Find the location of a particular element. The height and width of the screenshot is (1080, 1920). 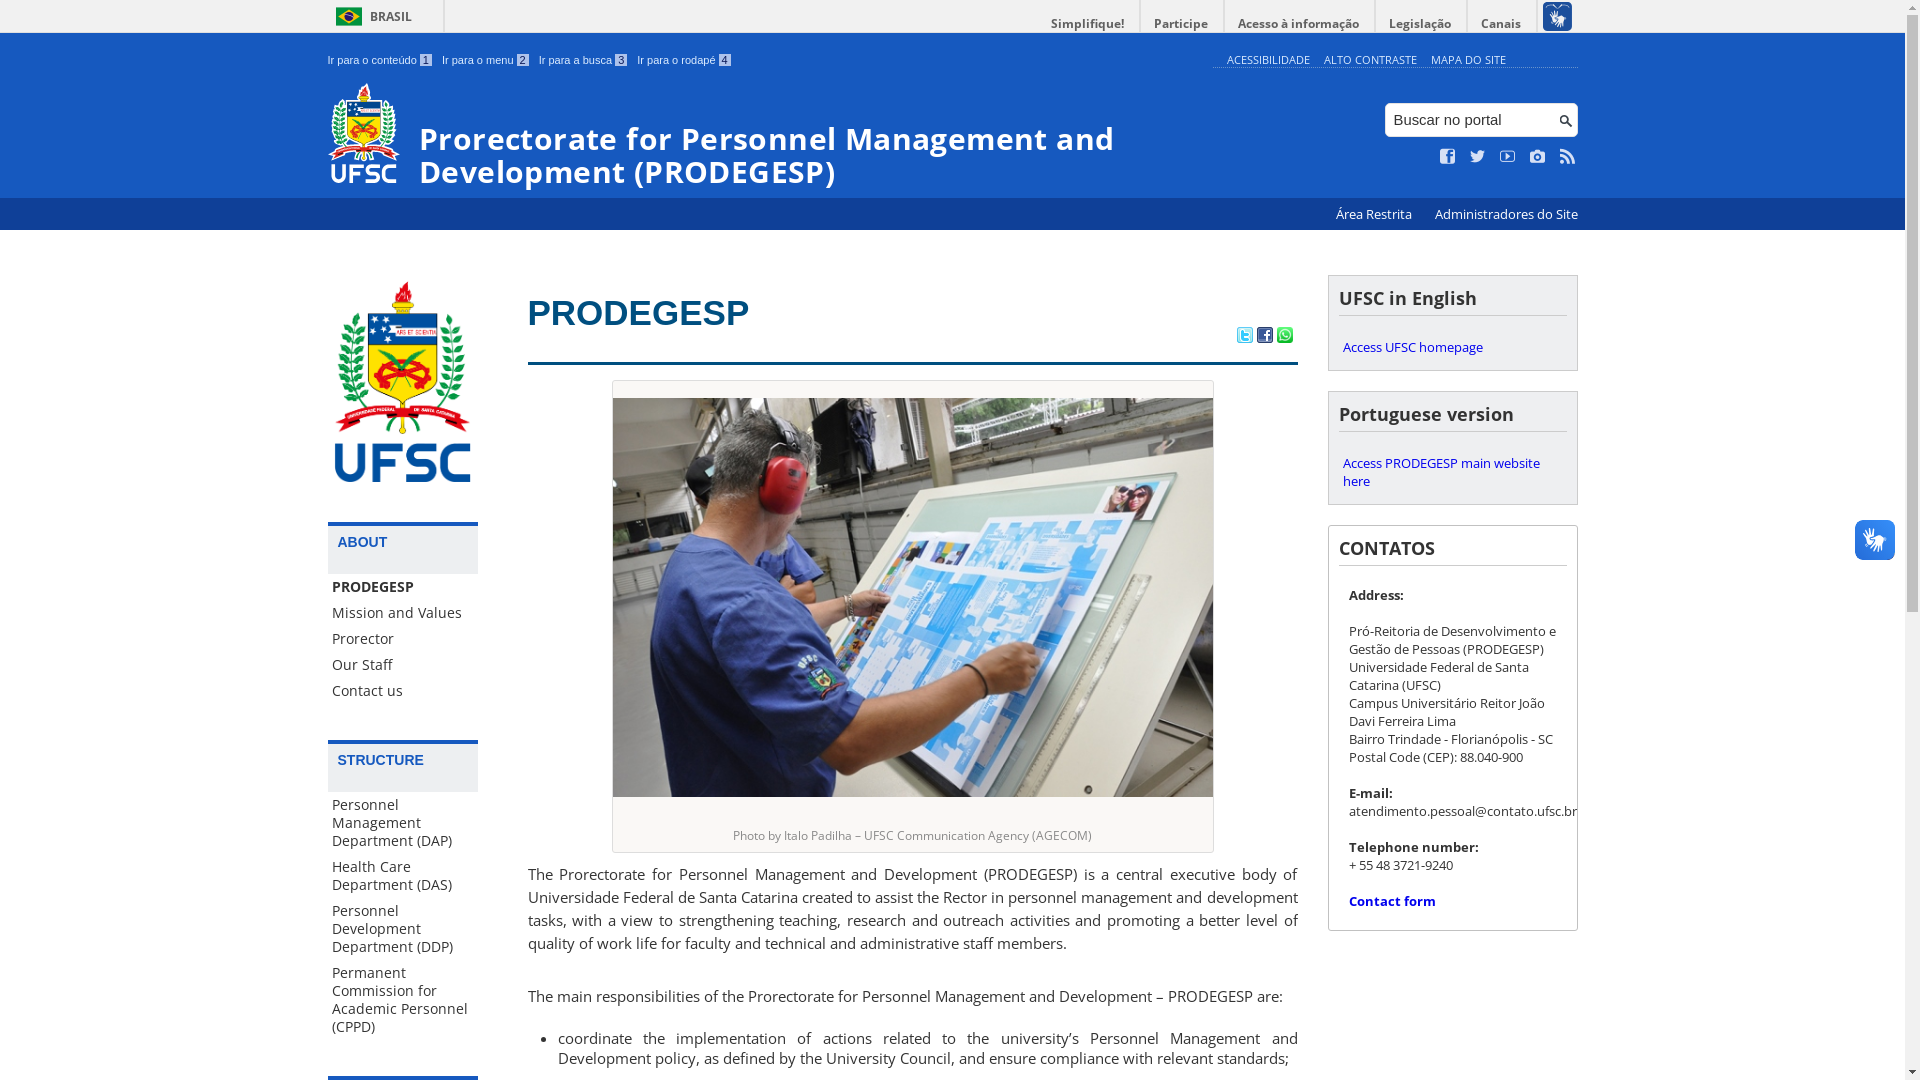

'PRODEGESP' is located at coordinates (637, 312).